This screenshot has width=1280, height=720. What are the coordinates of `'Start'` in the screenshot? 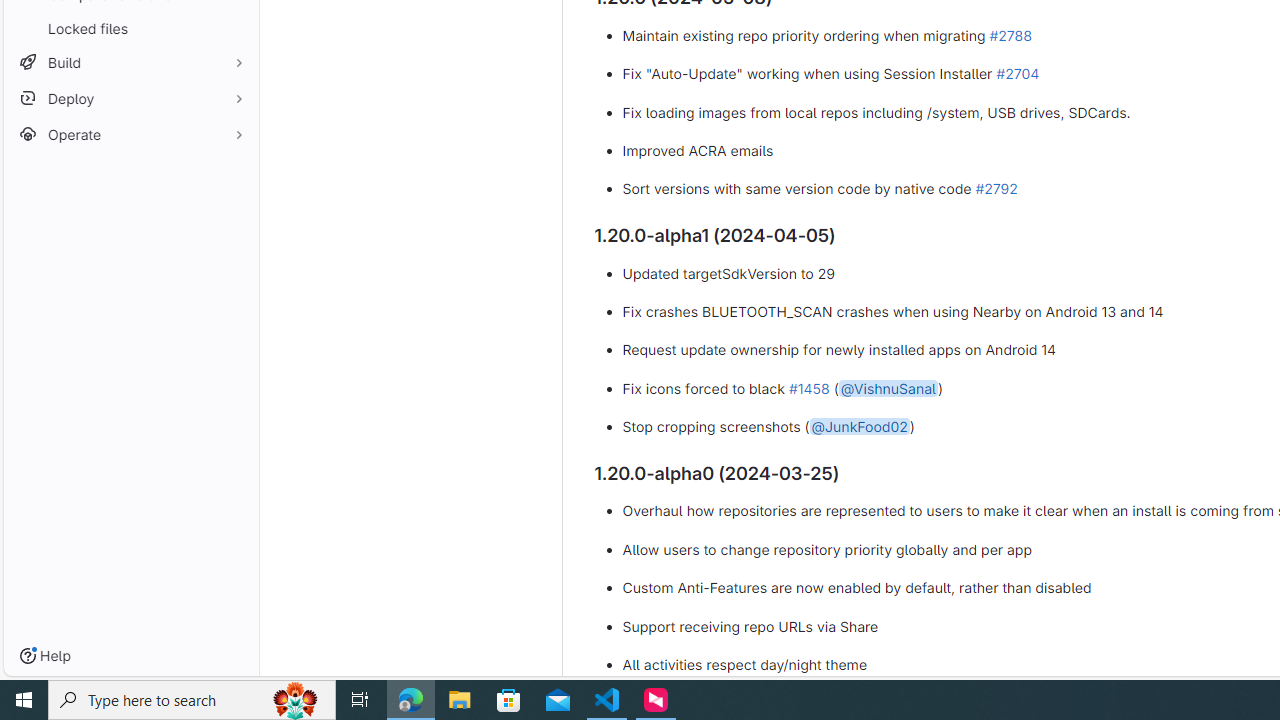 It's located at (24, 698).